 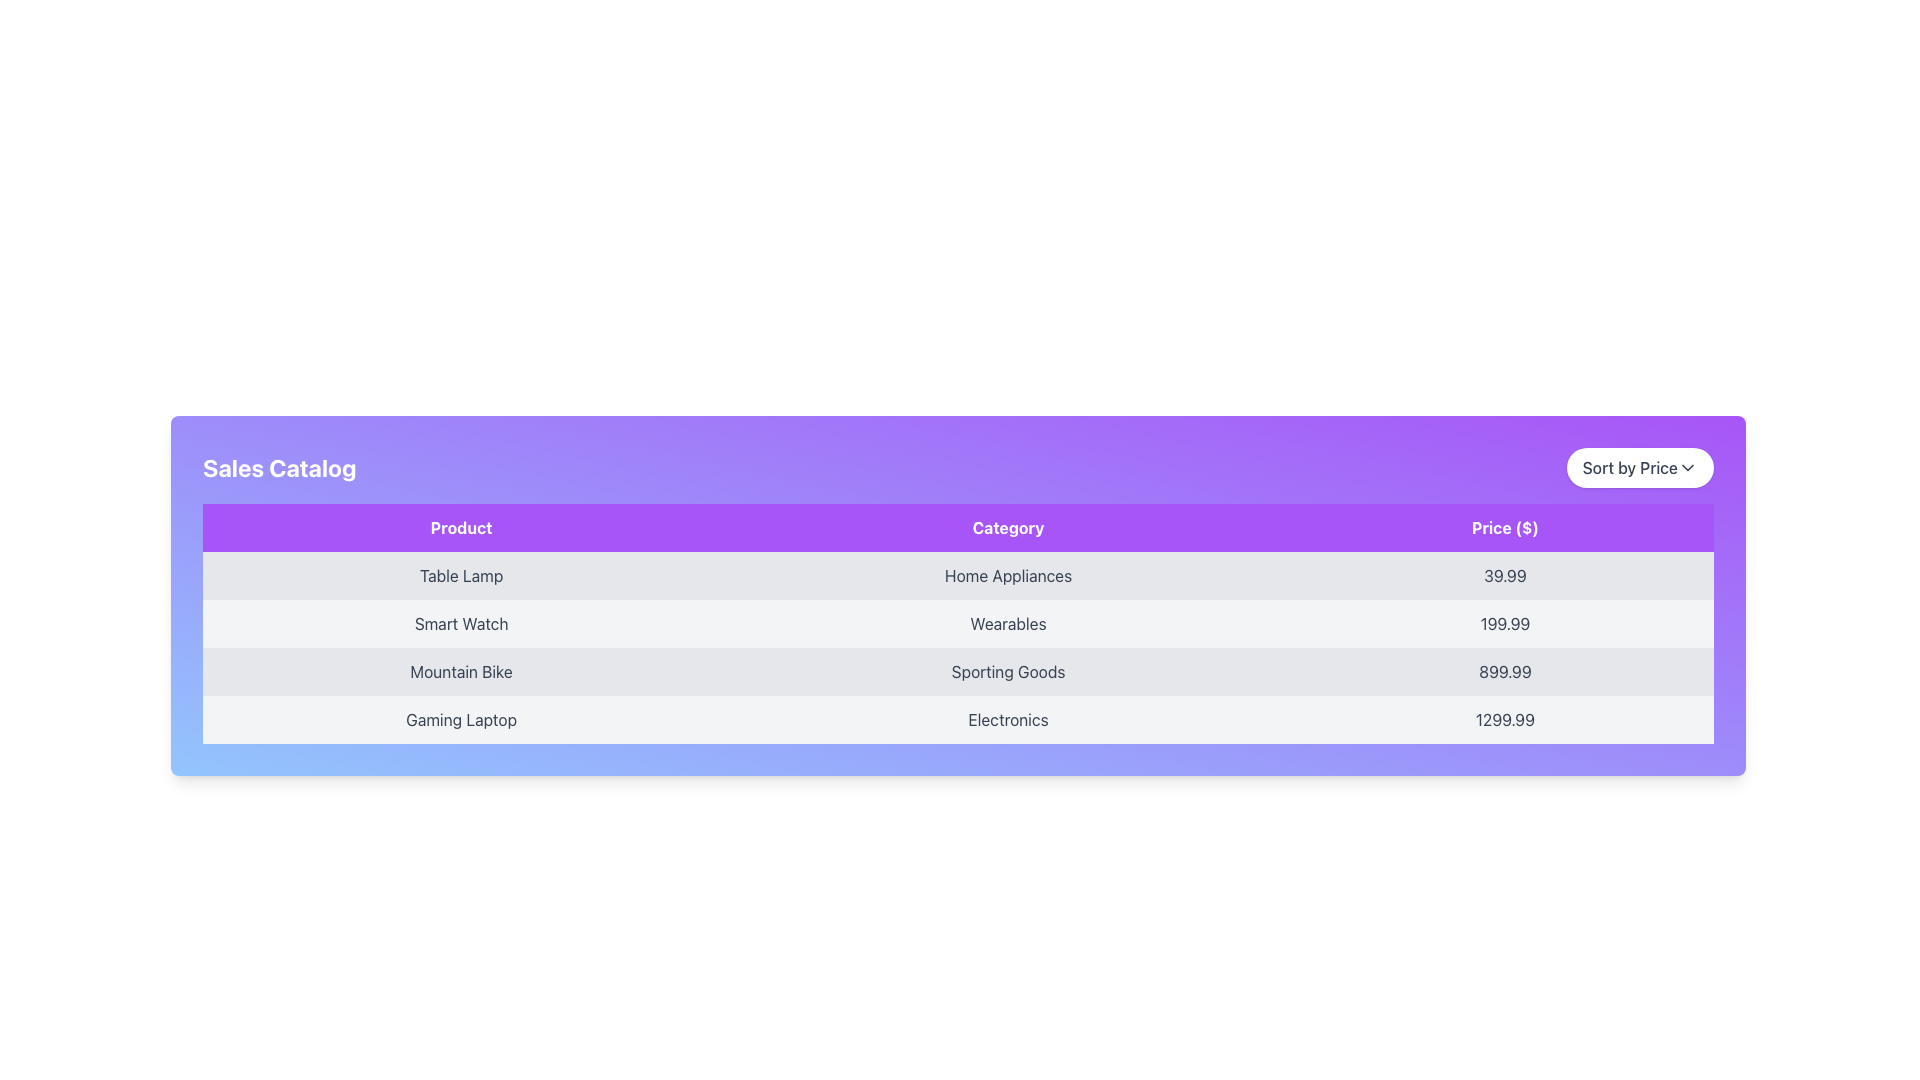 What do you see at coordinates (1505, 720) in the screenshot?
I see `numeric value displayed in the bold, centered text label showing '1299.99' in the 'Price ($)' column of the fourth row in the table` at bounding box center [1505, 720].